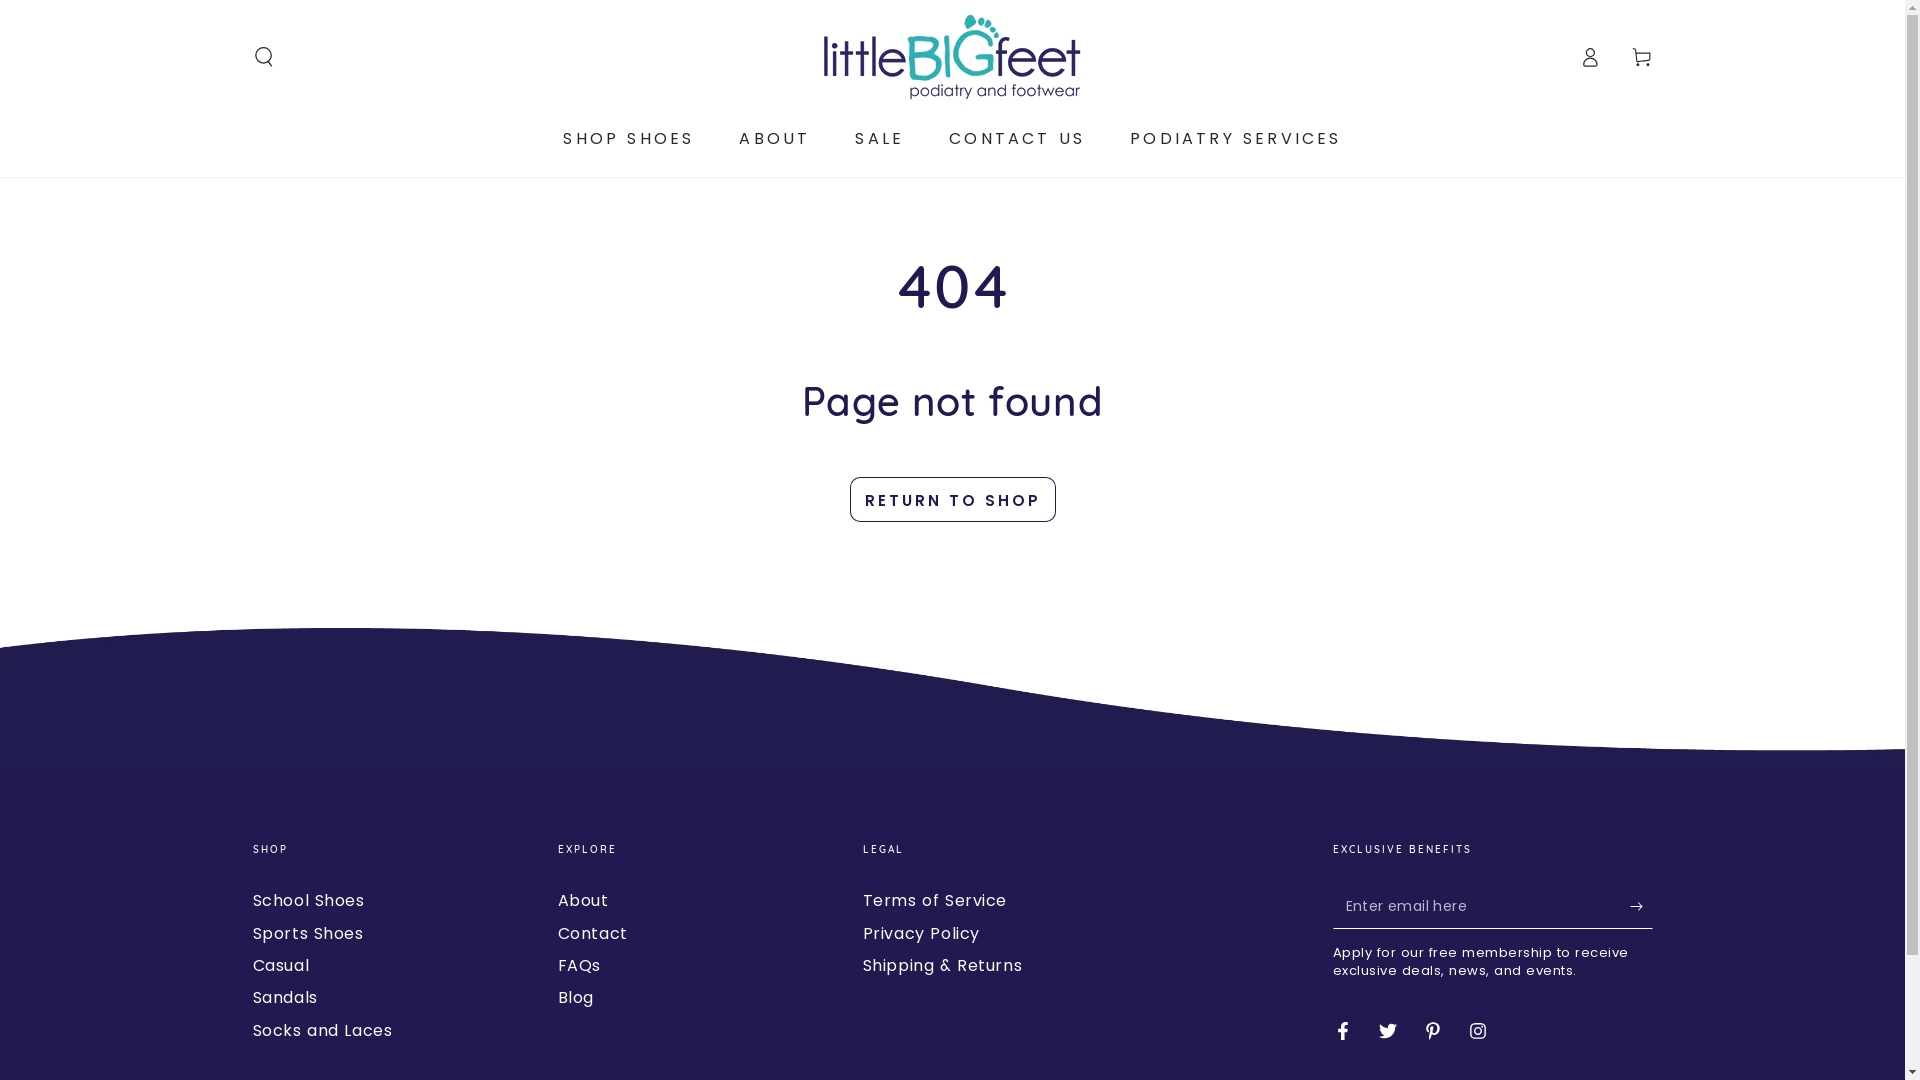 This screenshot has height=1080, width=1920. Describe the element at coordinates (582, 900) in the screenshot. I see `'About'` at that location.